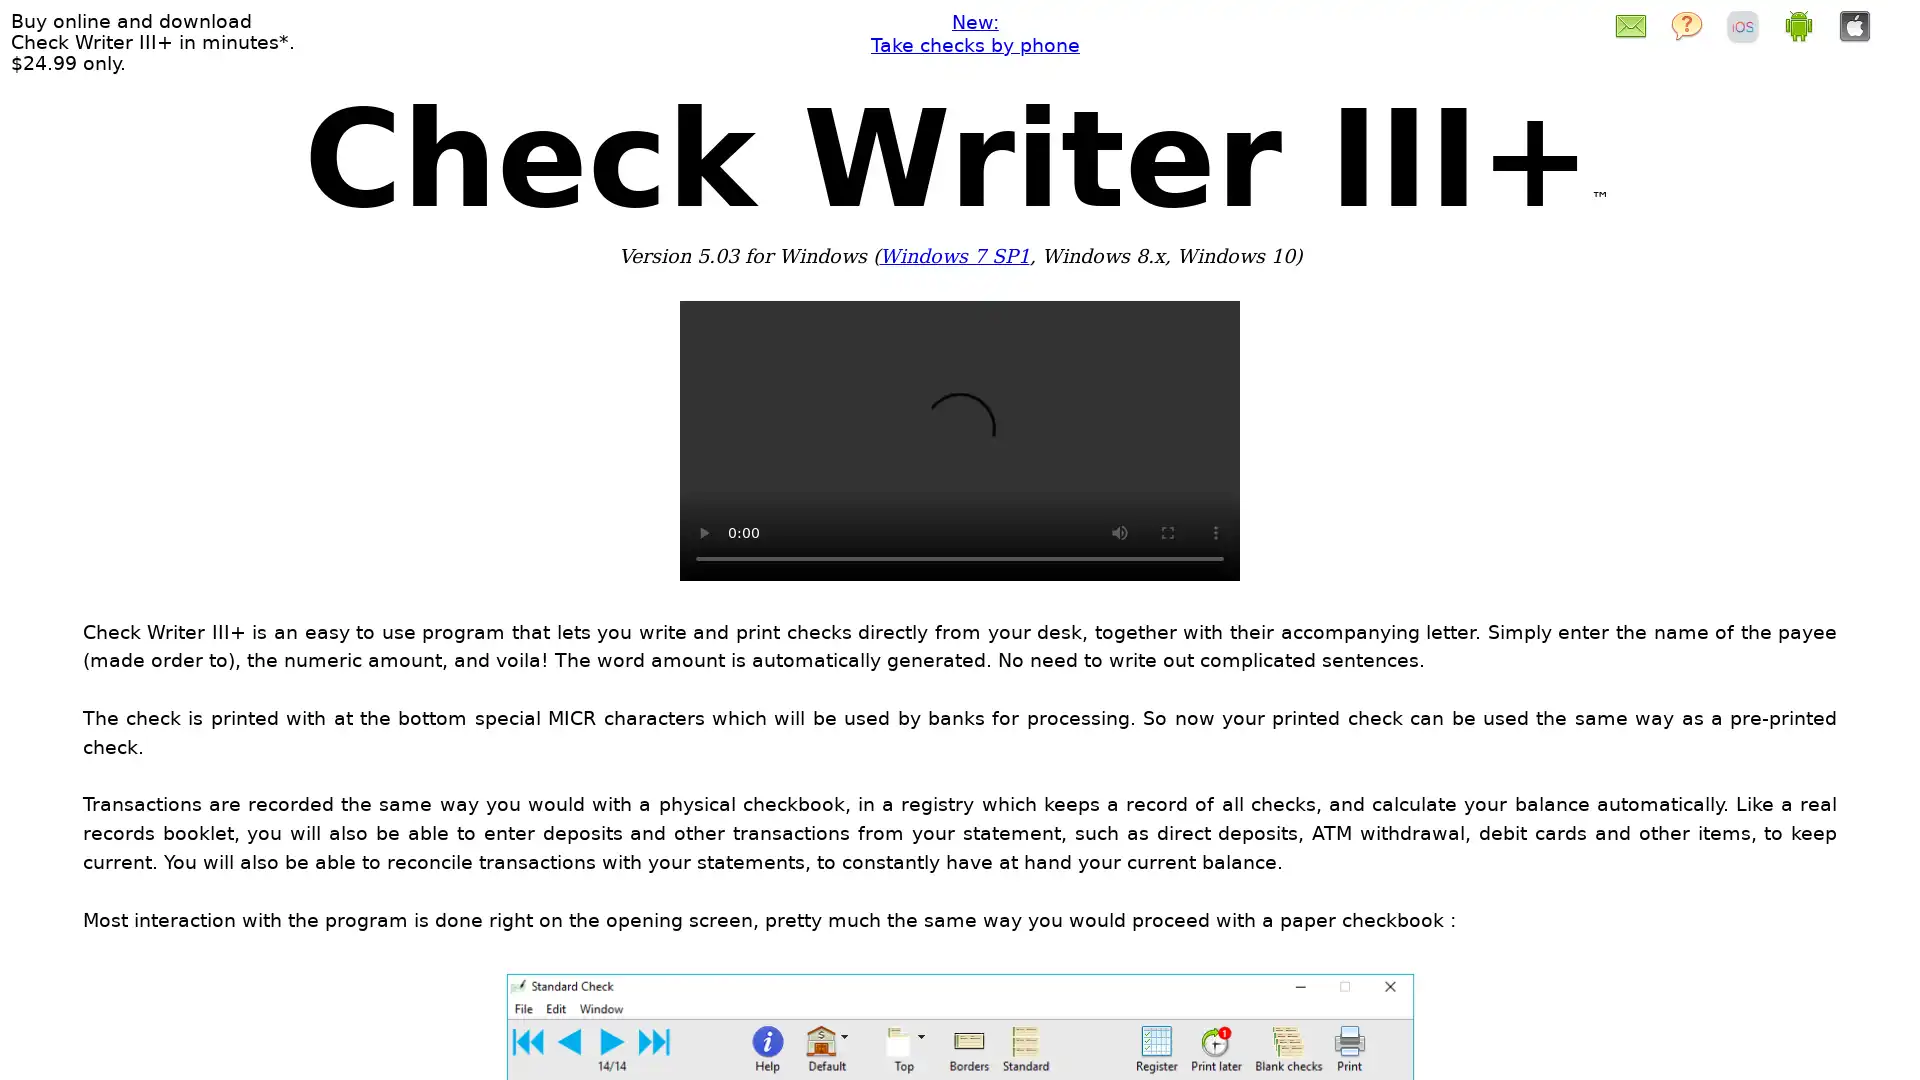 The height and width of the screenshot is (1080, 1920). Describe the element at coordinates (1167, 531) in the screenshot. I see `enter full screen` at that location.